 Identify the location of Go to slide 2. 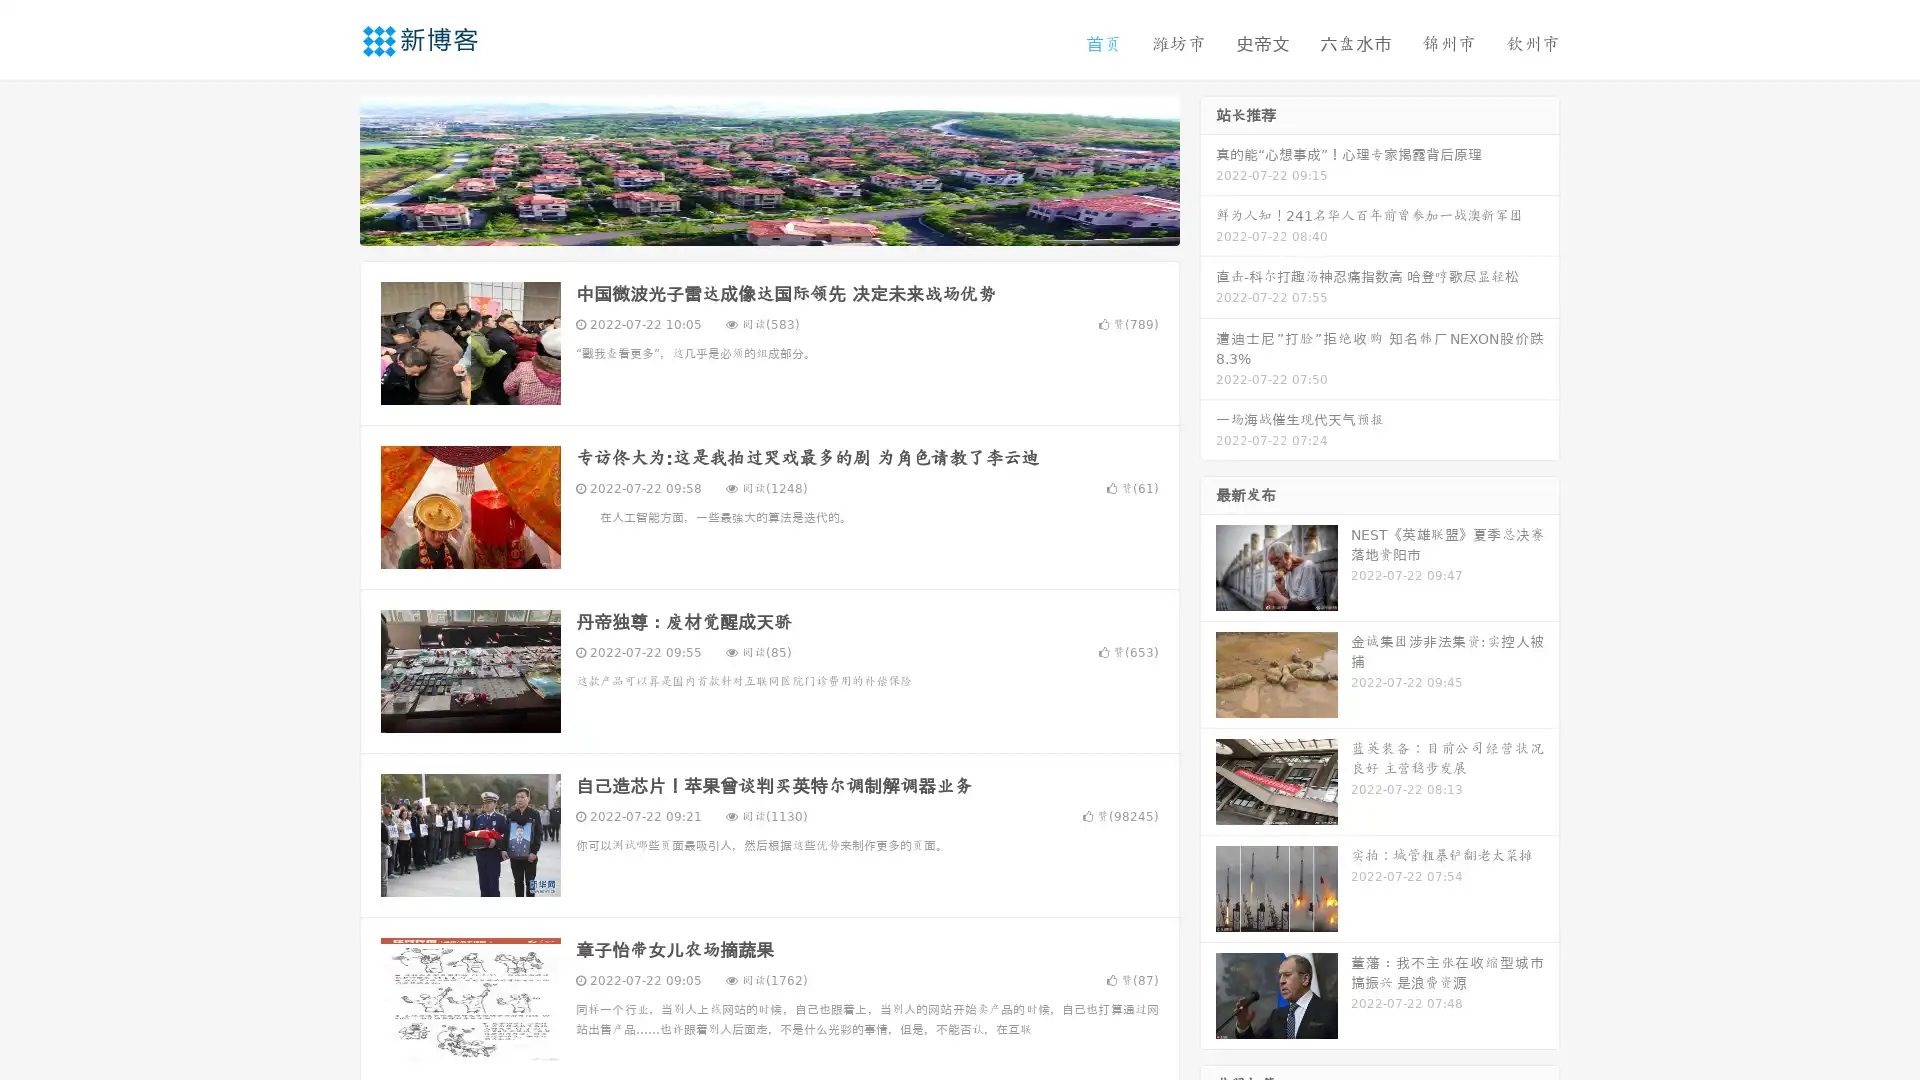
(768, 225).